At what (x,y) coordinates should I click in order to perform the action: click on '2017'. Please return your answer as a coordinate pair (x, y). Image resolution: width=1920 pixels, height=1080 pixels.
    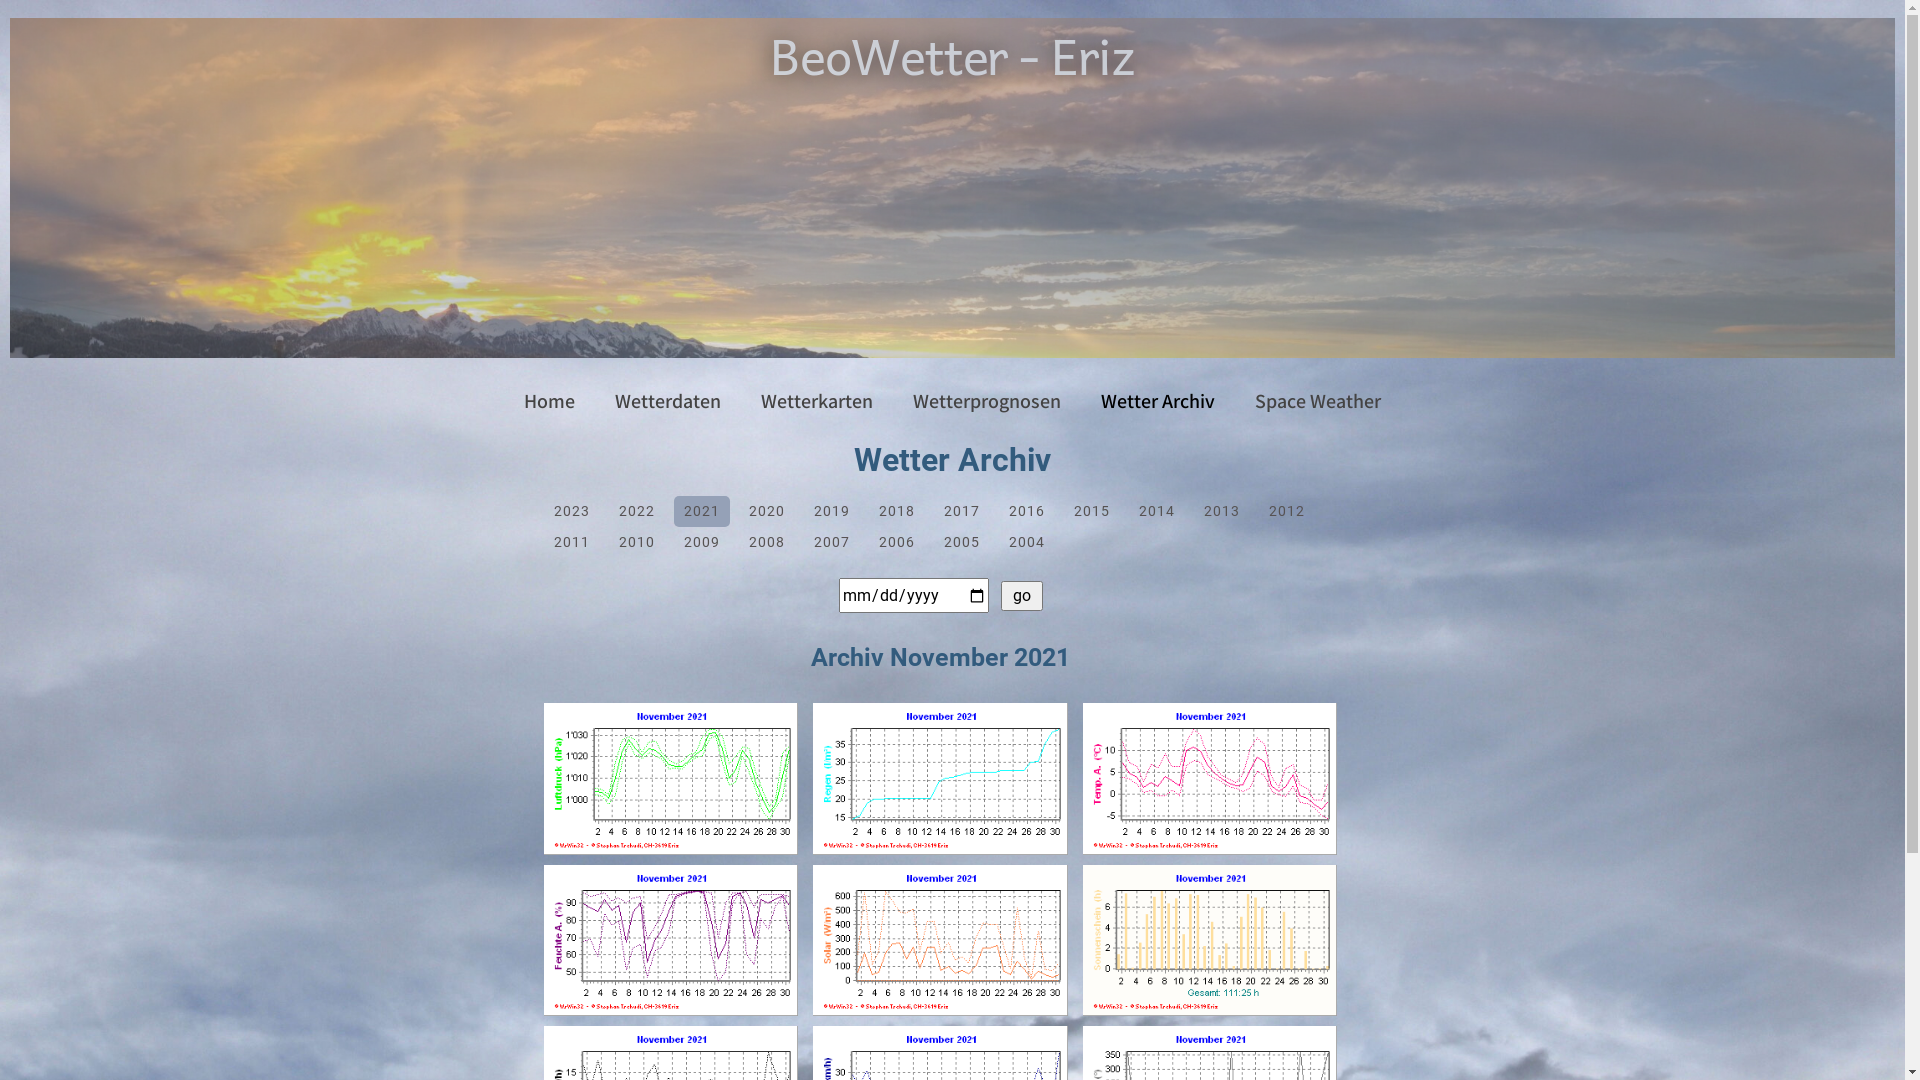
    Looking at the image, I should click on (961, 510).